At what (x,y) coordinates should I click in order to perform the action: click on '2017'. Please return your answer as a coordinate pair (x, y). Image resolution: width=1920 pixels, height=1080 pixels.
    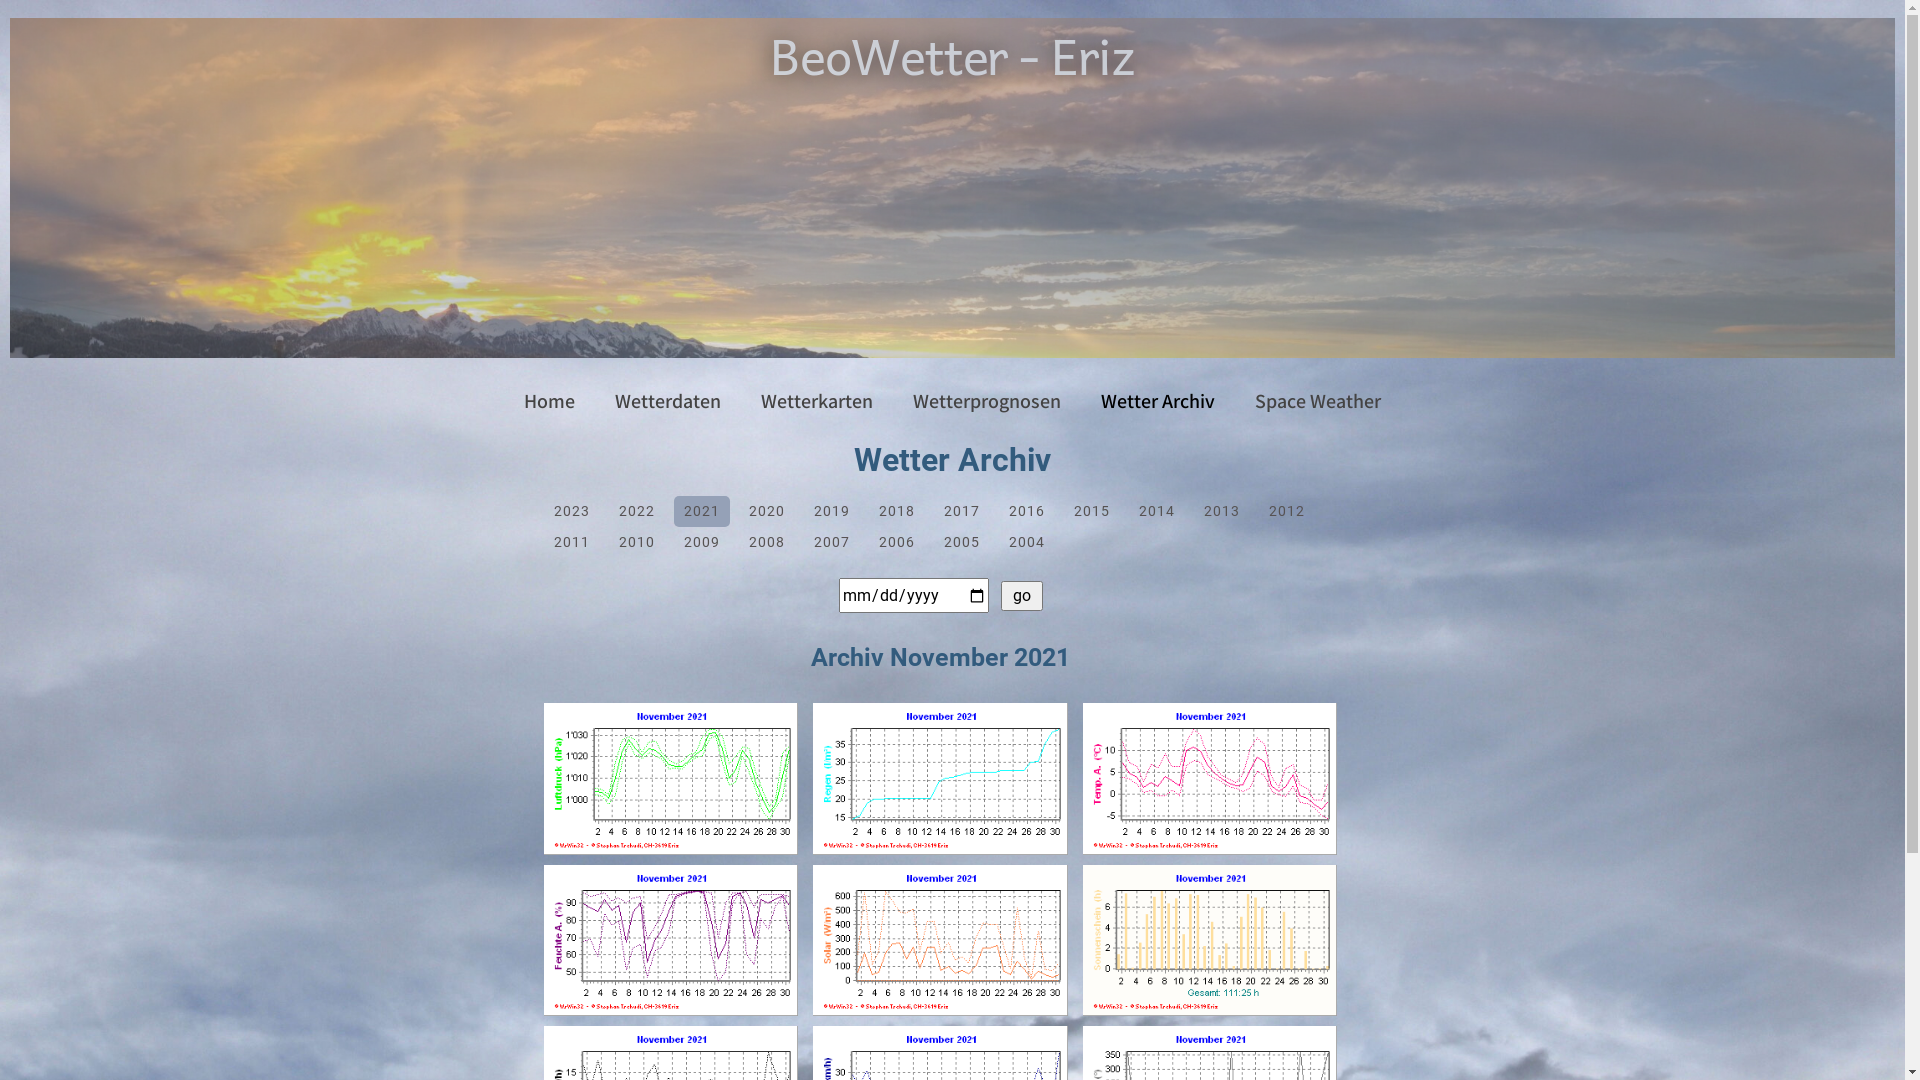
    Looking at the image, I should click on (961, 510).